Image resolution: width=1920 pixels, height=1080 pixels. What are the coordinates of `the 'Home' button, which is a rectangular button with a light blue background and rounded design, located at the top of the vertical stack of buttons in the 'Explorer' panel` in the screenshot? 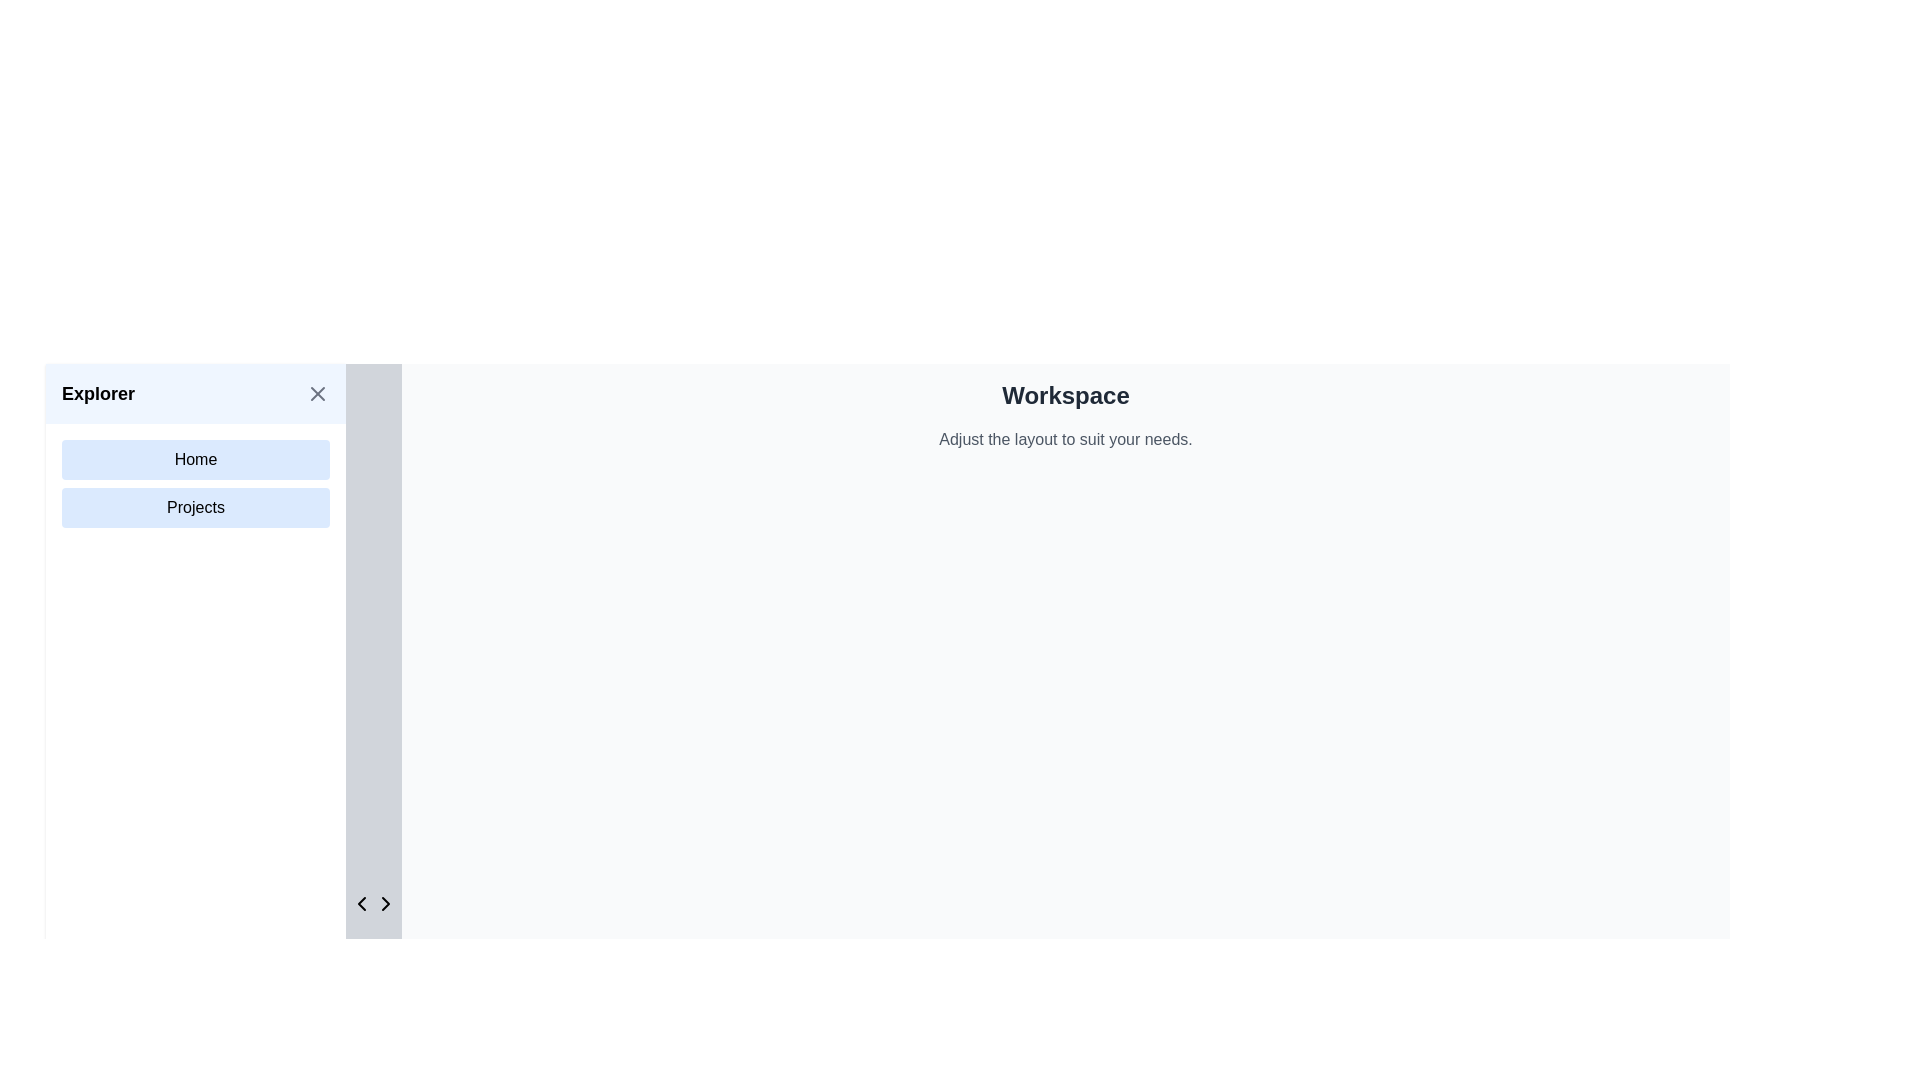 It's located at (196, 459).